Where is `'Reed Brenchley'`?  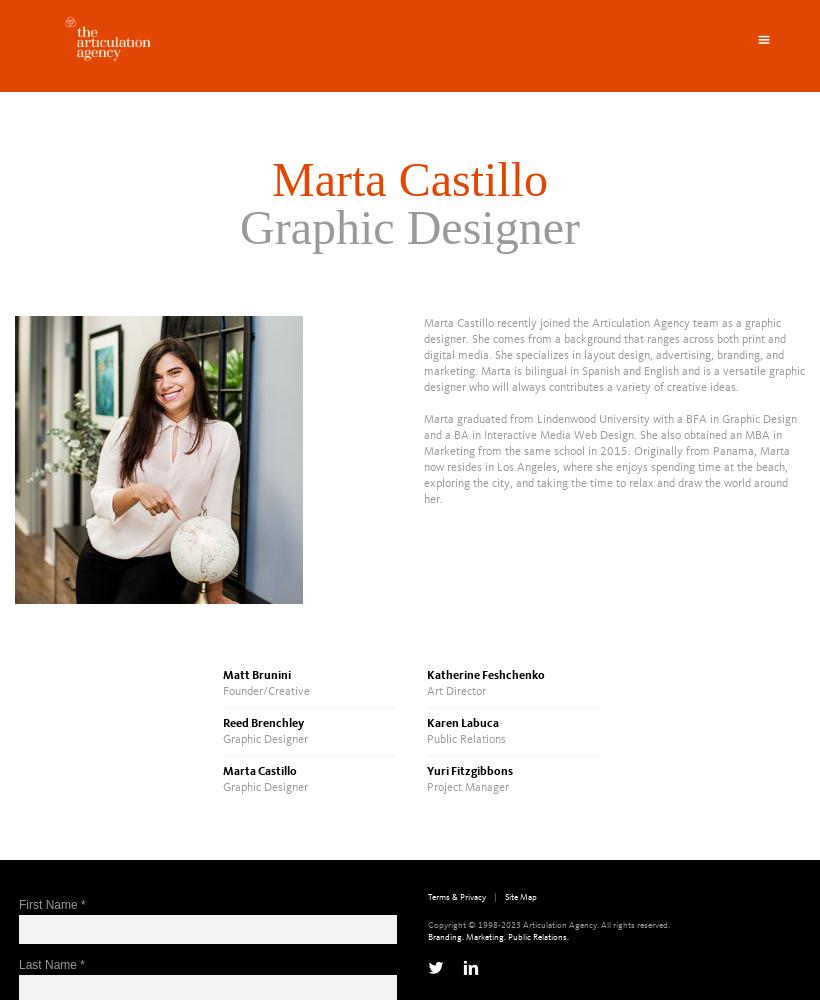
'Reed Brenchley' is located at coordinates (263, 722).